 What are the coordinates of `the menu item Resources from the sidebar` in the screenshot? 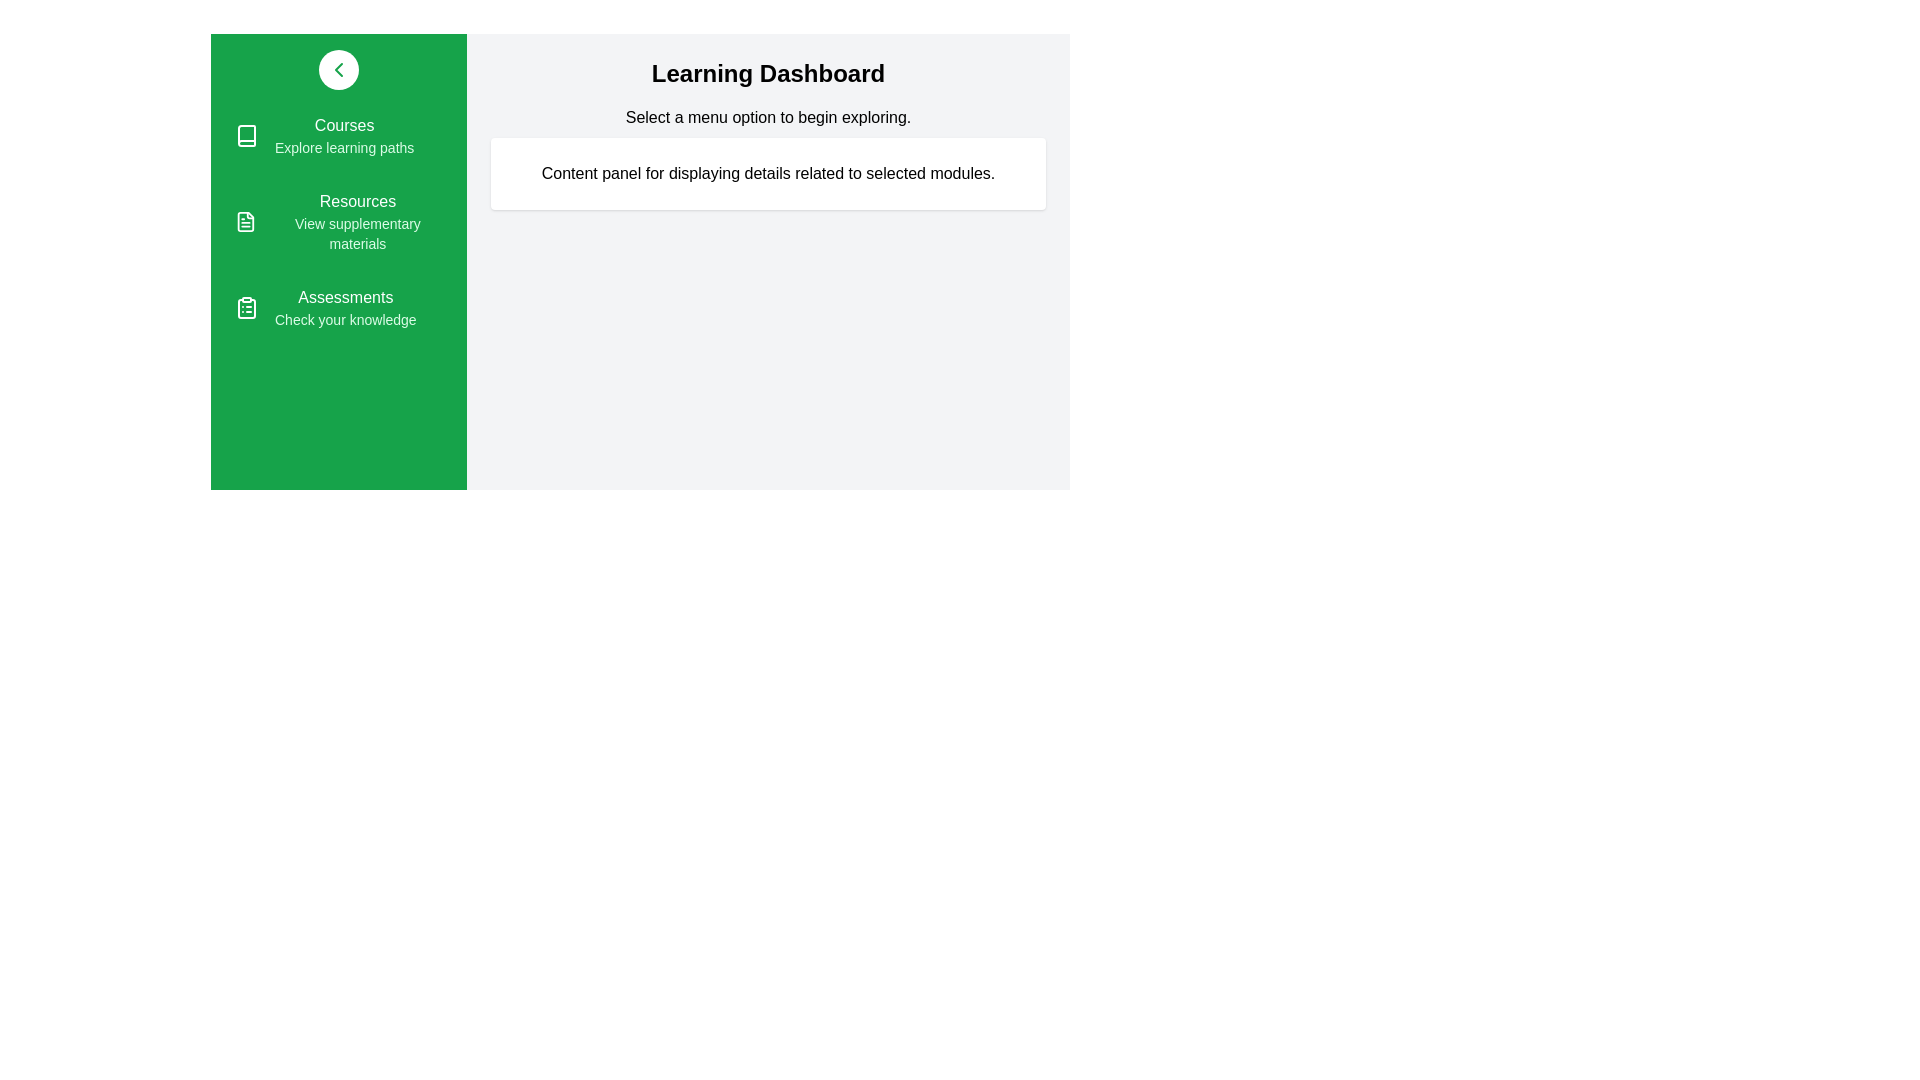 It's located at (339, 222).